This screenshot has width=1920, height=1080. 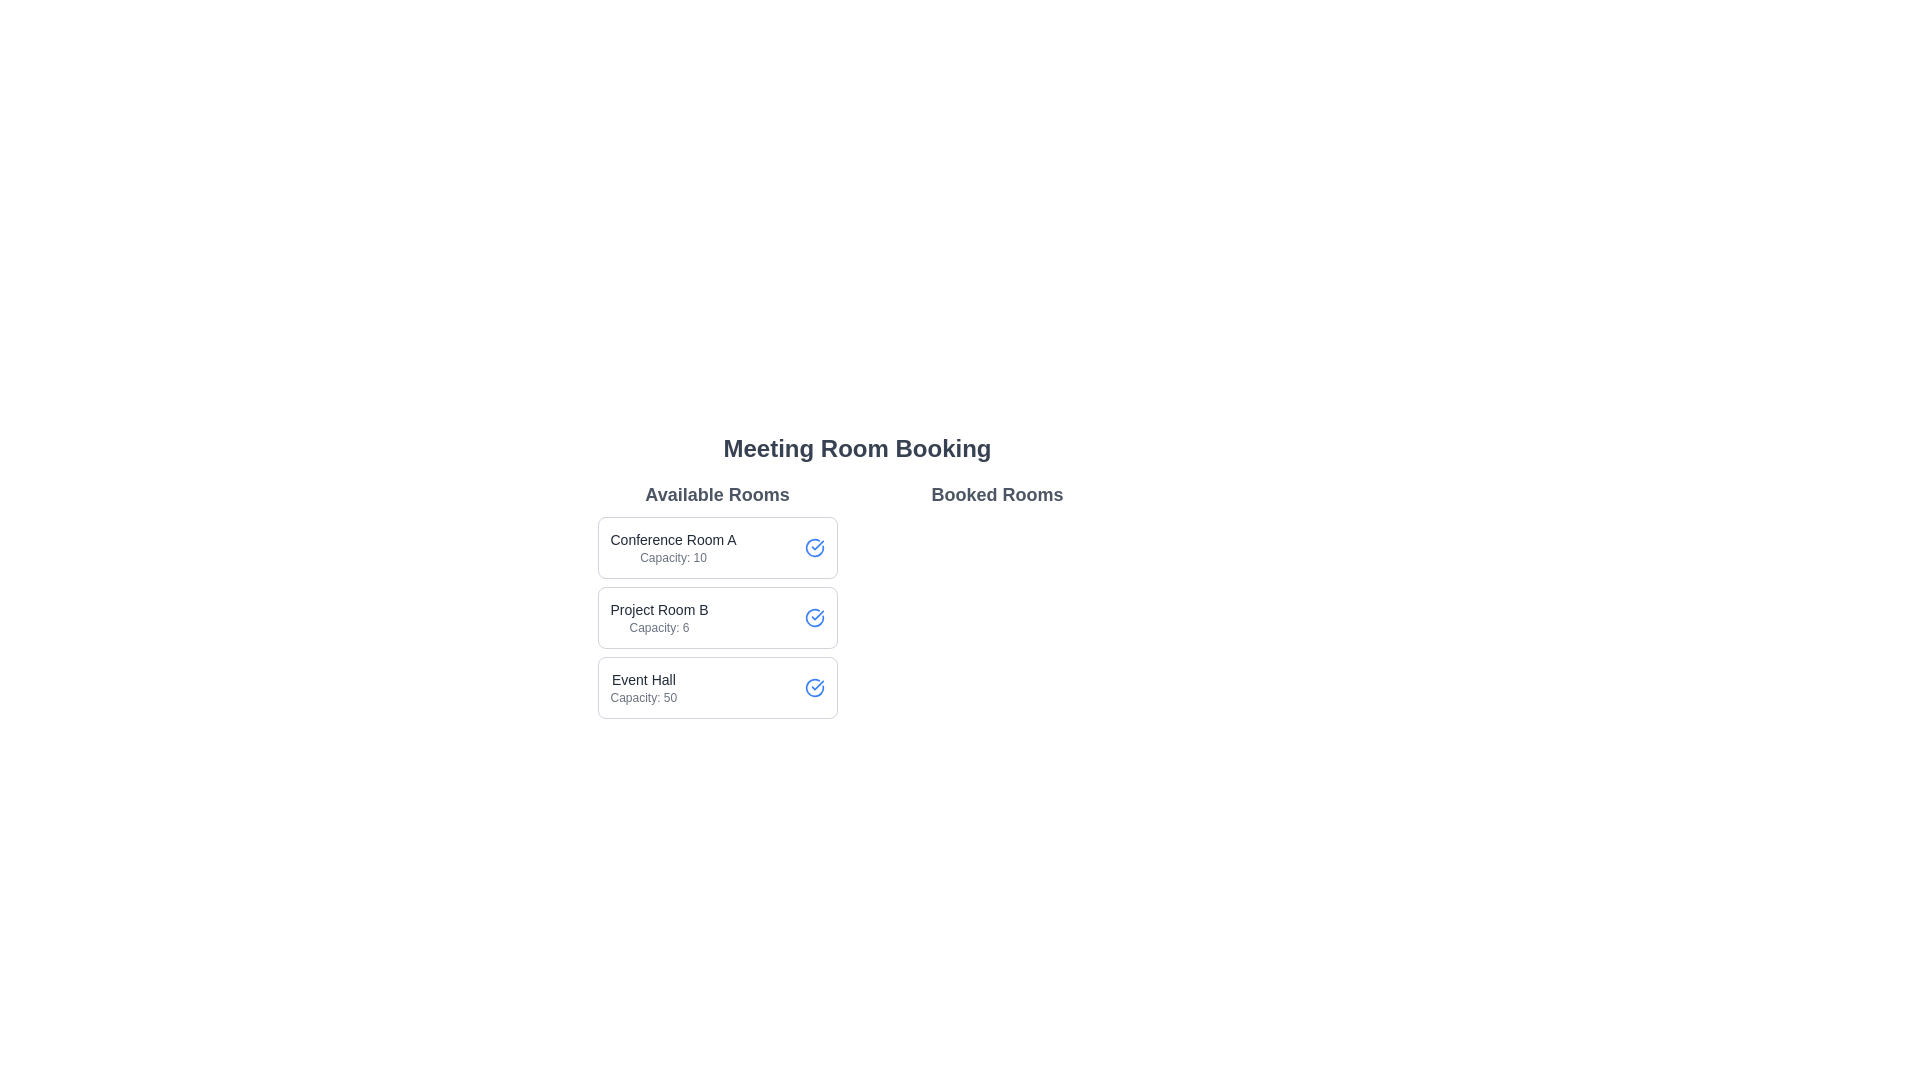 I want to click on the icon with a blue outline and a checkmark inside, located to the right of 'Project Room B' in the 'Meeting Room Booking' interface, so click(x=814, y=616).